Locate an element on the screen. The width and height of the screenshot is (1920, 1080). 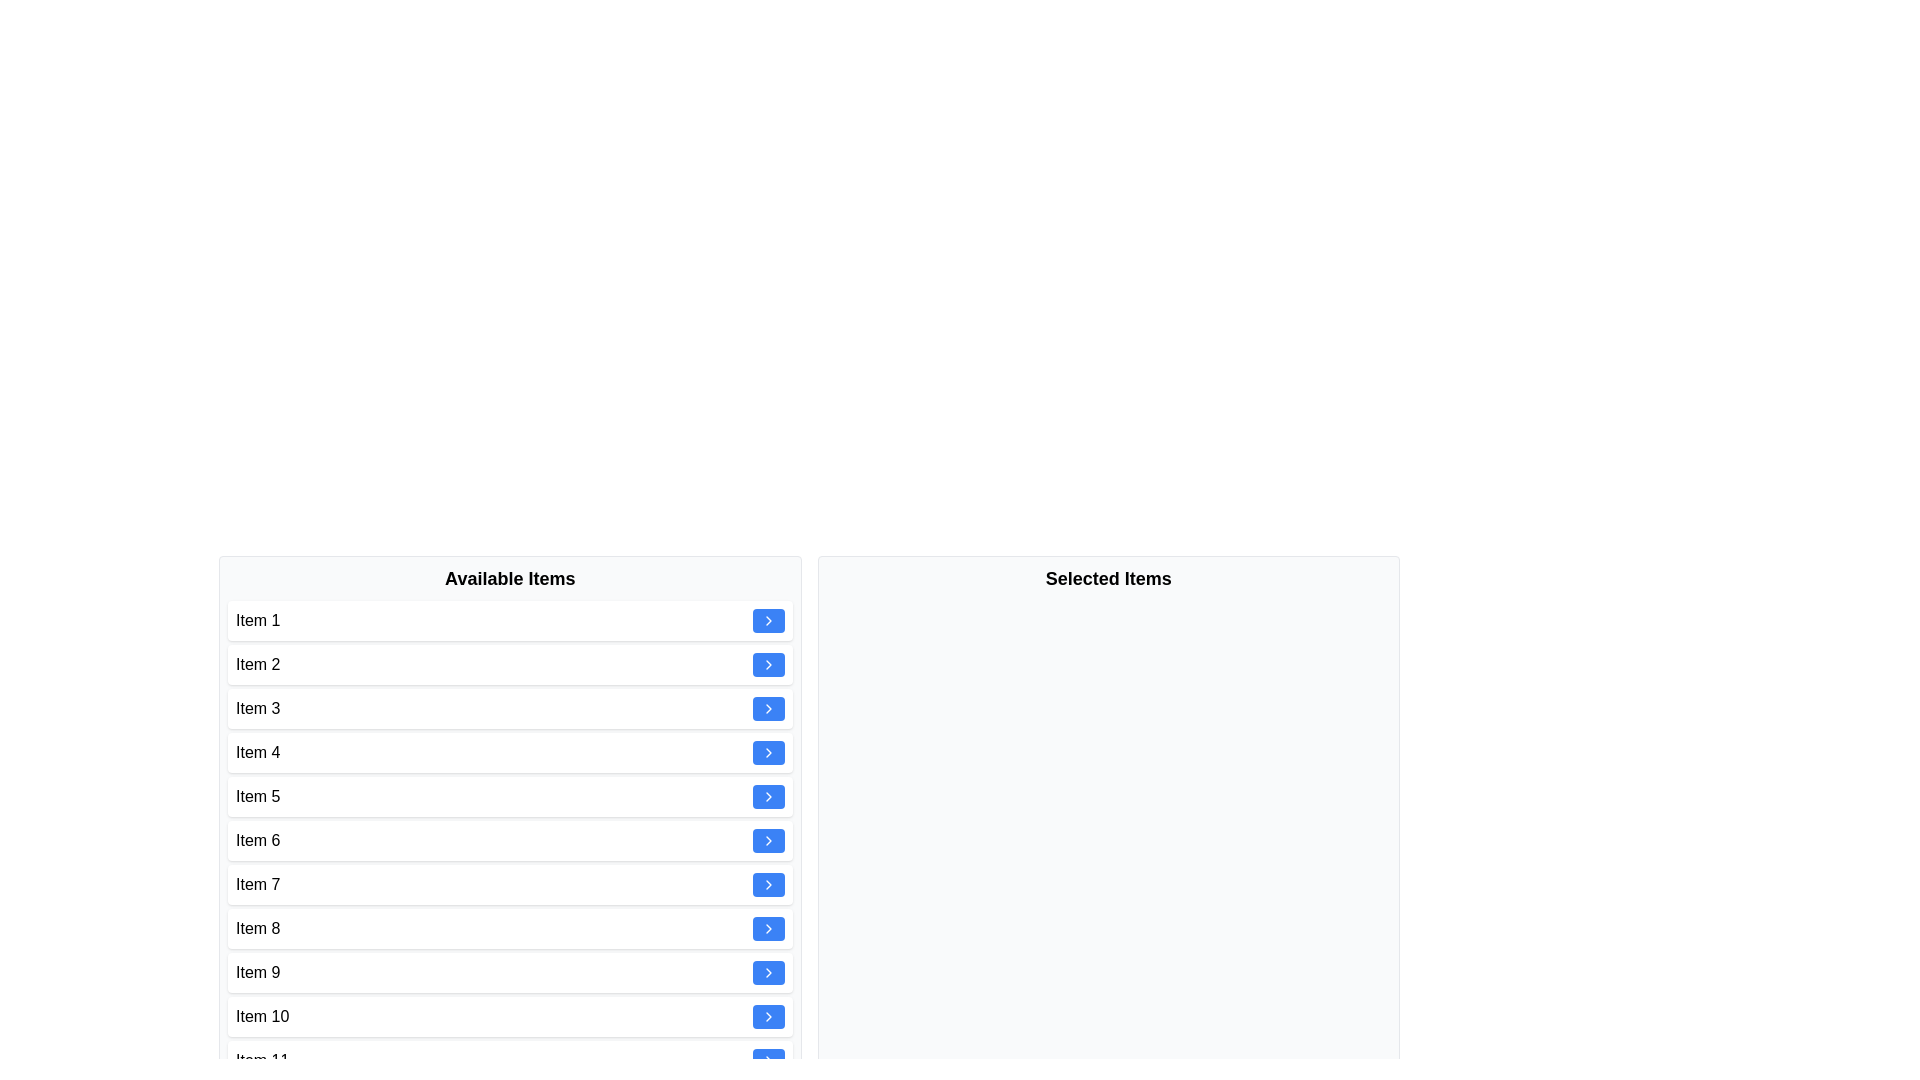
the seventh item in the list labeled 'Available Items' is located at coordinates (510, 883).